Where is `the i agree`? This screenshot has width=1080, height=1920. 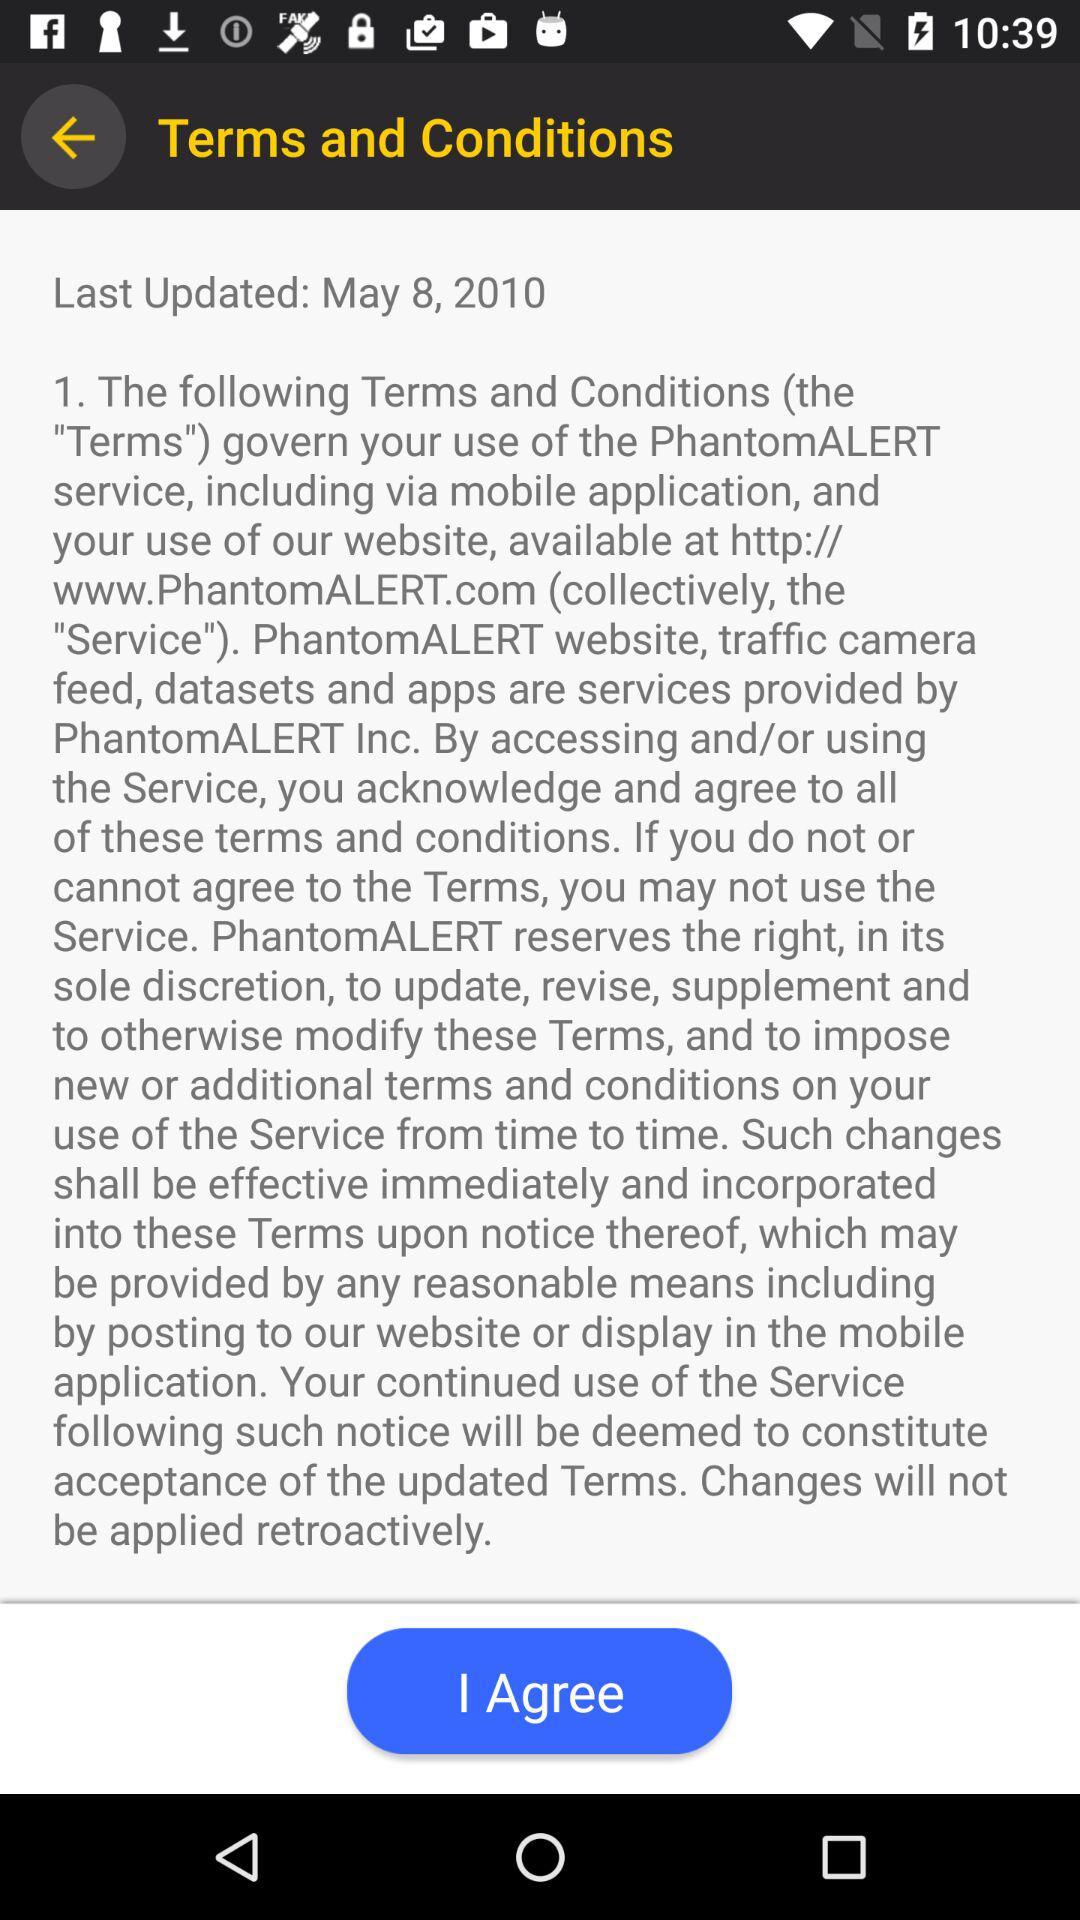
the i agree is located at coordinates (538, 1690).